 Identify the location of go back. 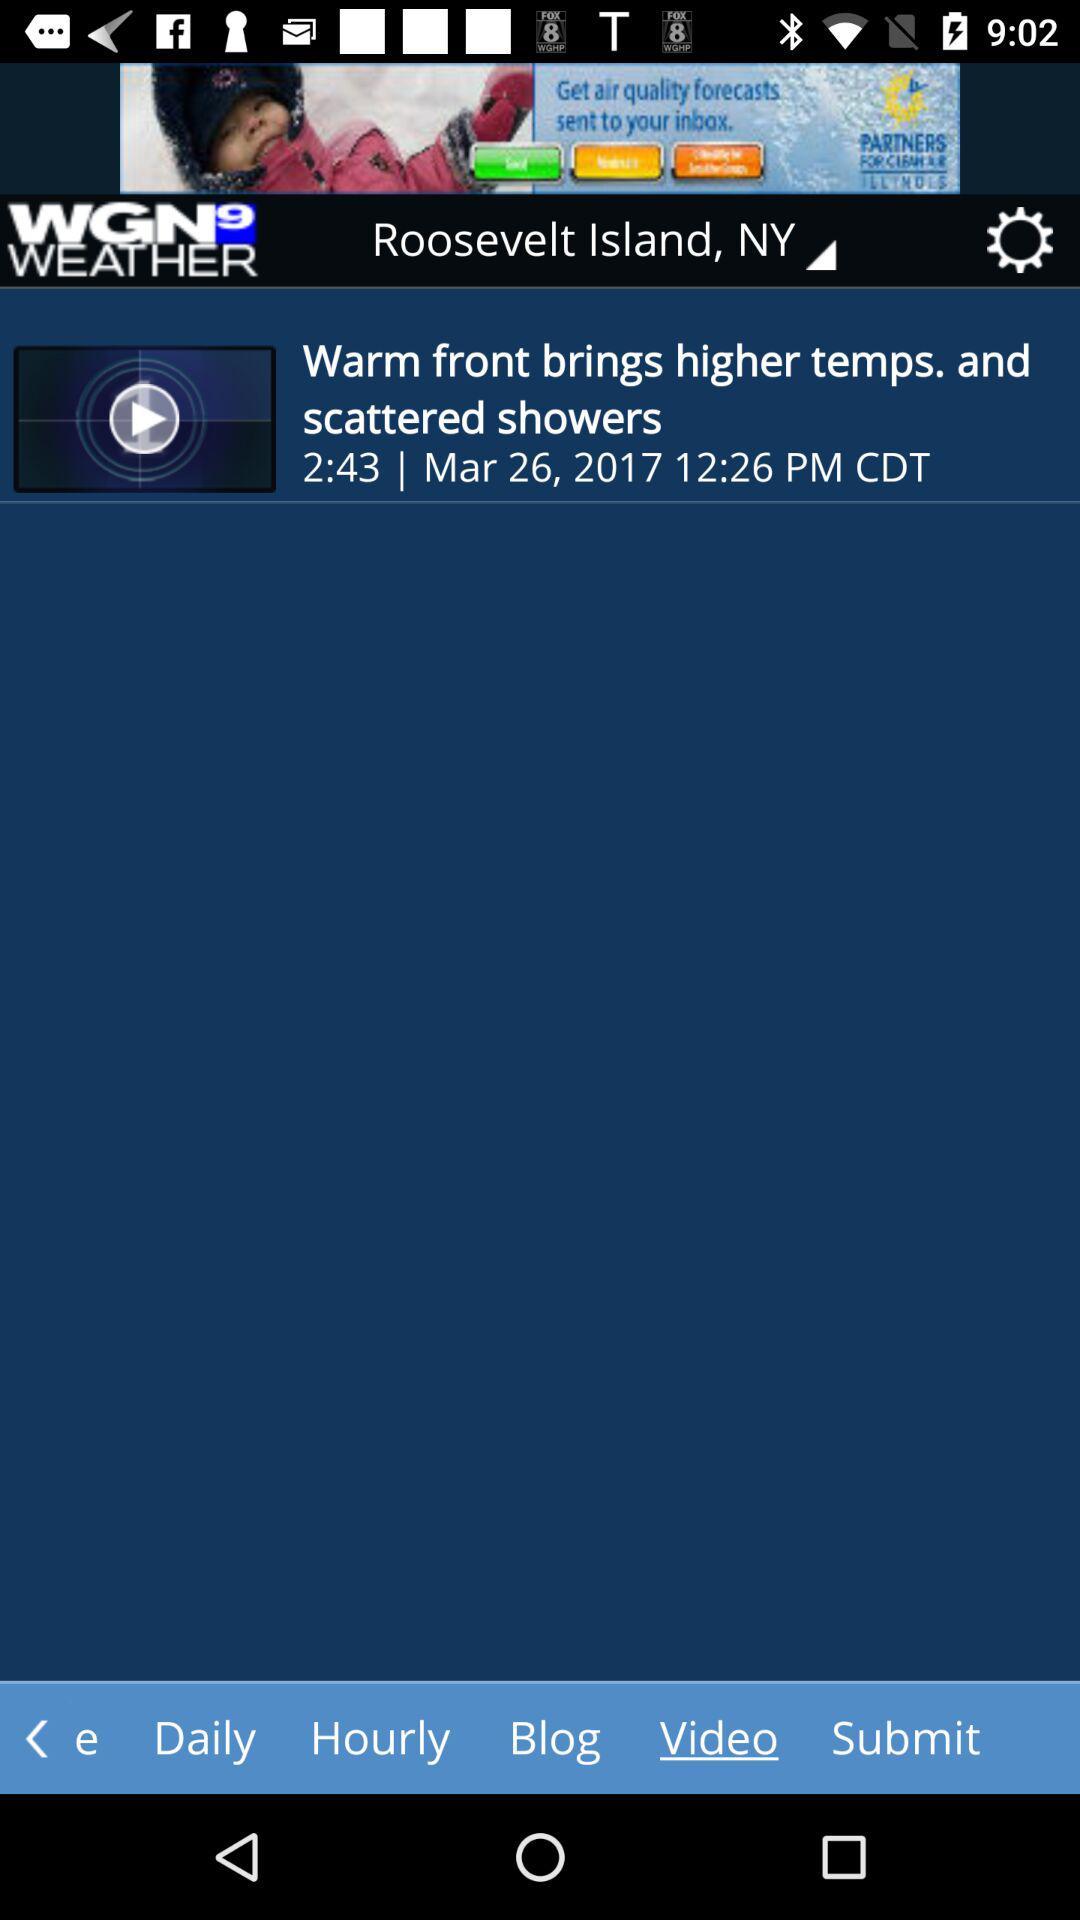
(36, 1737).